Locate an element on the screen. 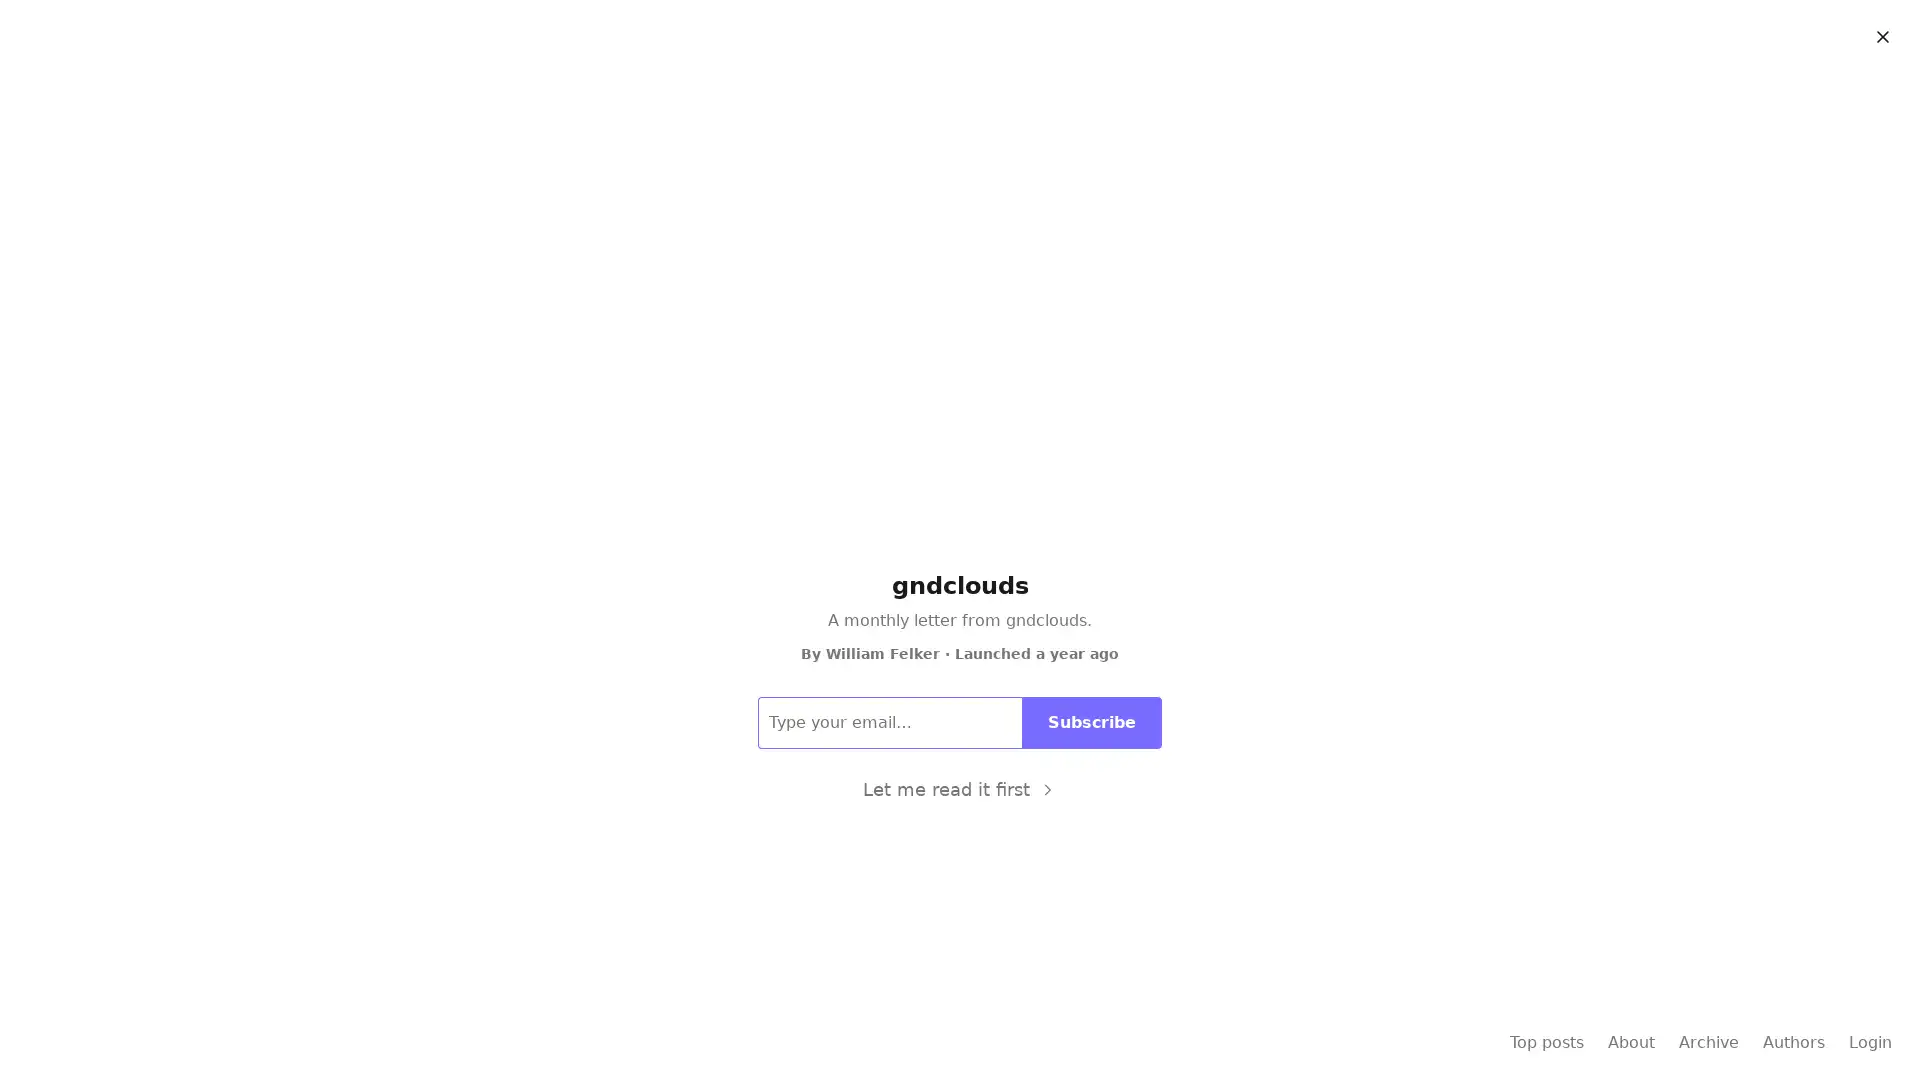 The height and width of the screenshot is (1080, 1920). 1 is located at coordinates (1008, 902).